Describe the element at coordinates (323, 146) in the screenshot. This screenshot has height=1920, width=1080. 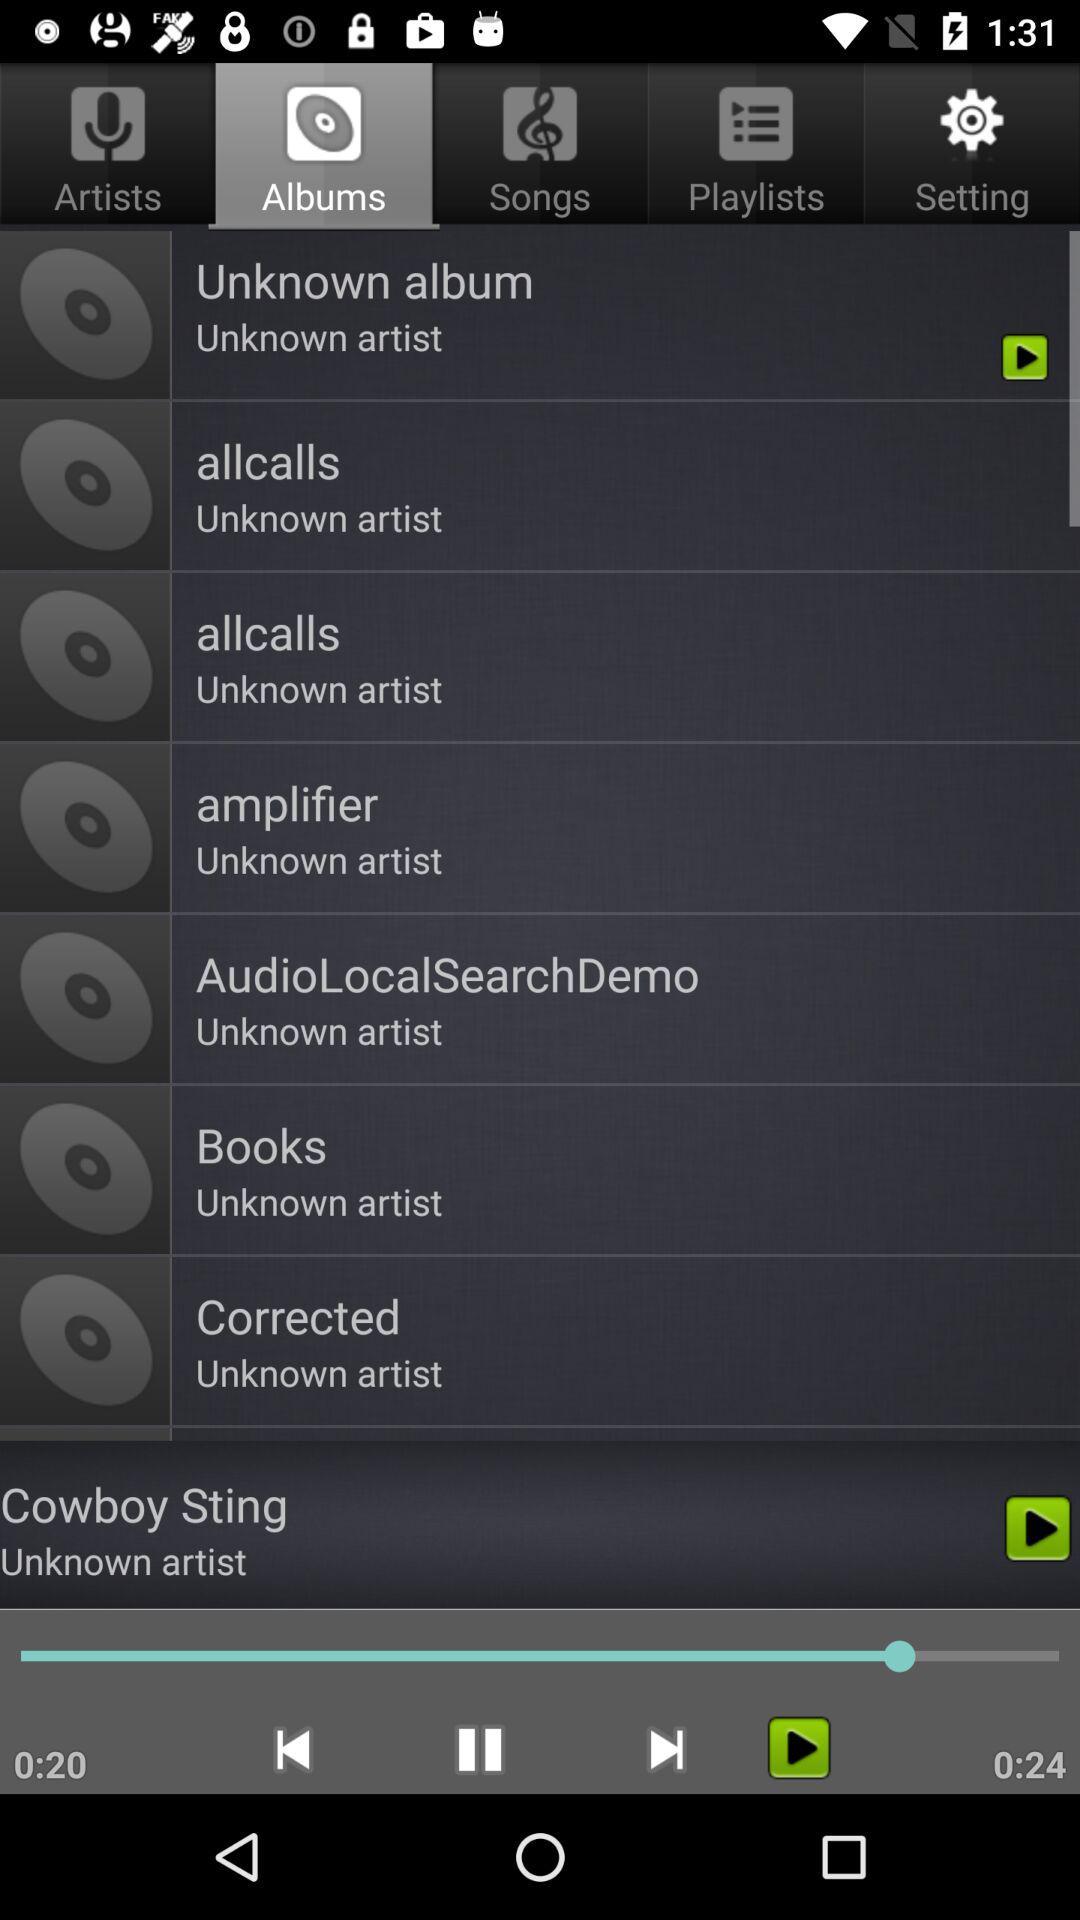
I see `the item to the left of the playlists item` at that location.